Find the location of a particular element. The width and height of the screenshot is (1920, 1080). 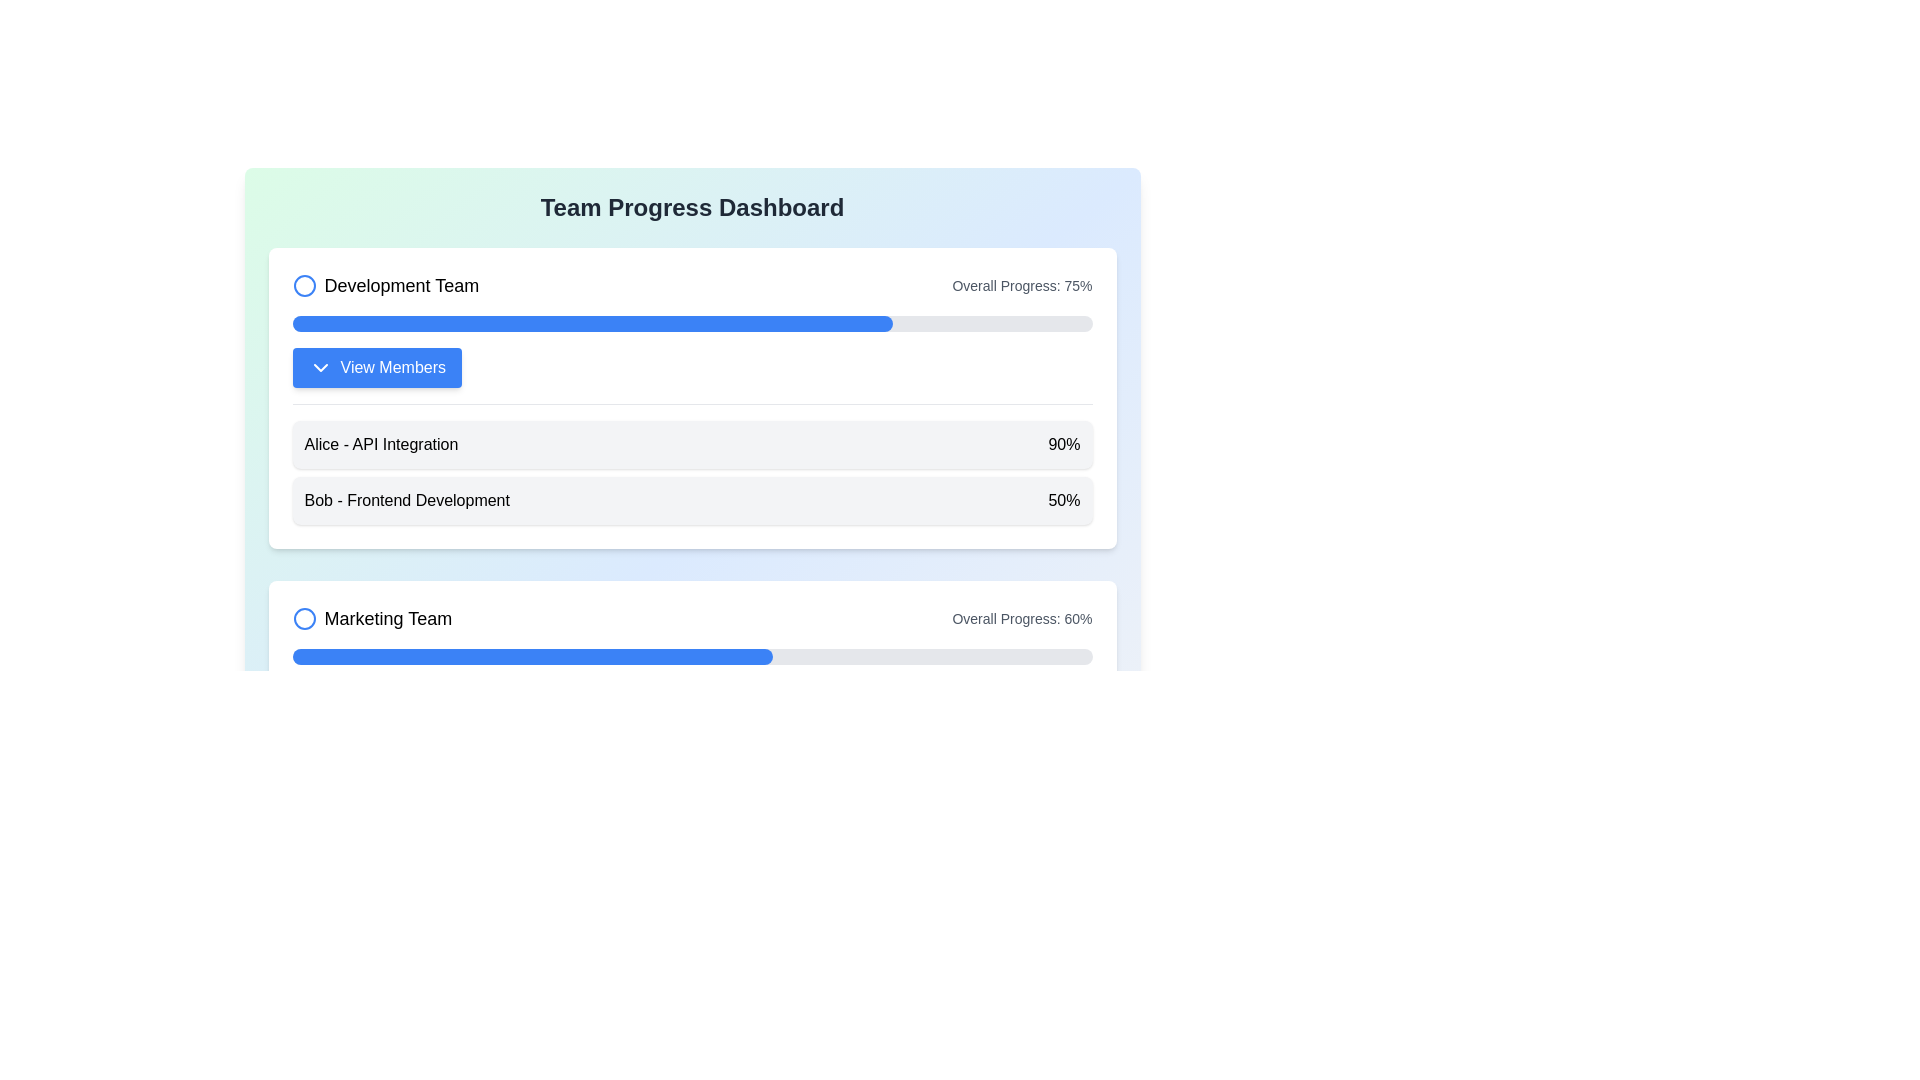

the circular graphical element styled with a blue stroke, which is located adjacent to the 'Marketing Team' text in the second team section of the page is located at coordinates (303, 617).